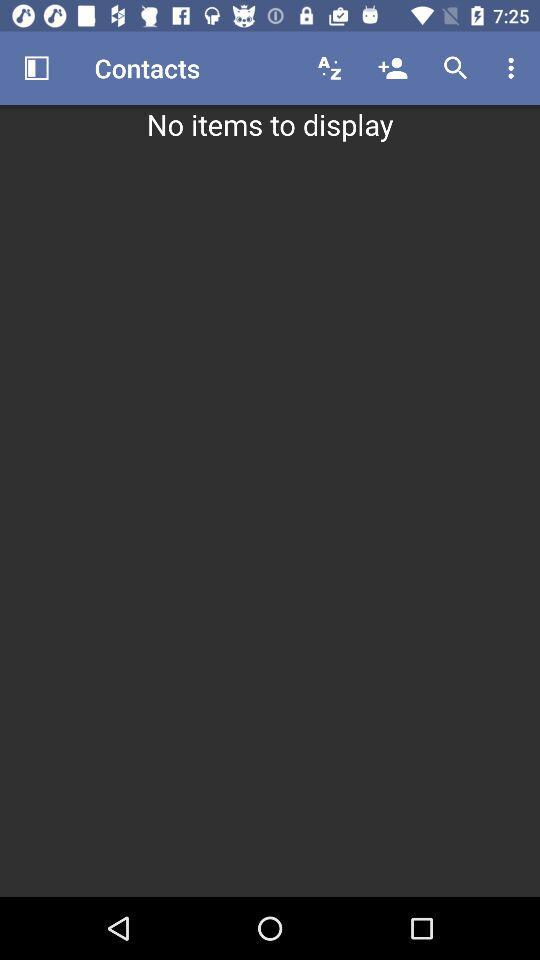 Image resolution: width=540 pixels, height=960 pixels. What do you see at coordinates (455, 68) in the screenshot?
I see `the icon above the no items to icon` at bounding box center [455, 68].